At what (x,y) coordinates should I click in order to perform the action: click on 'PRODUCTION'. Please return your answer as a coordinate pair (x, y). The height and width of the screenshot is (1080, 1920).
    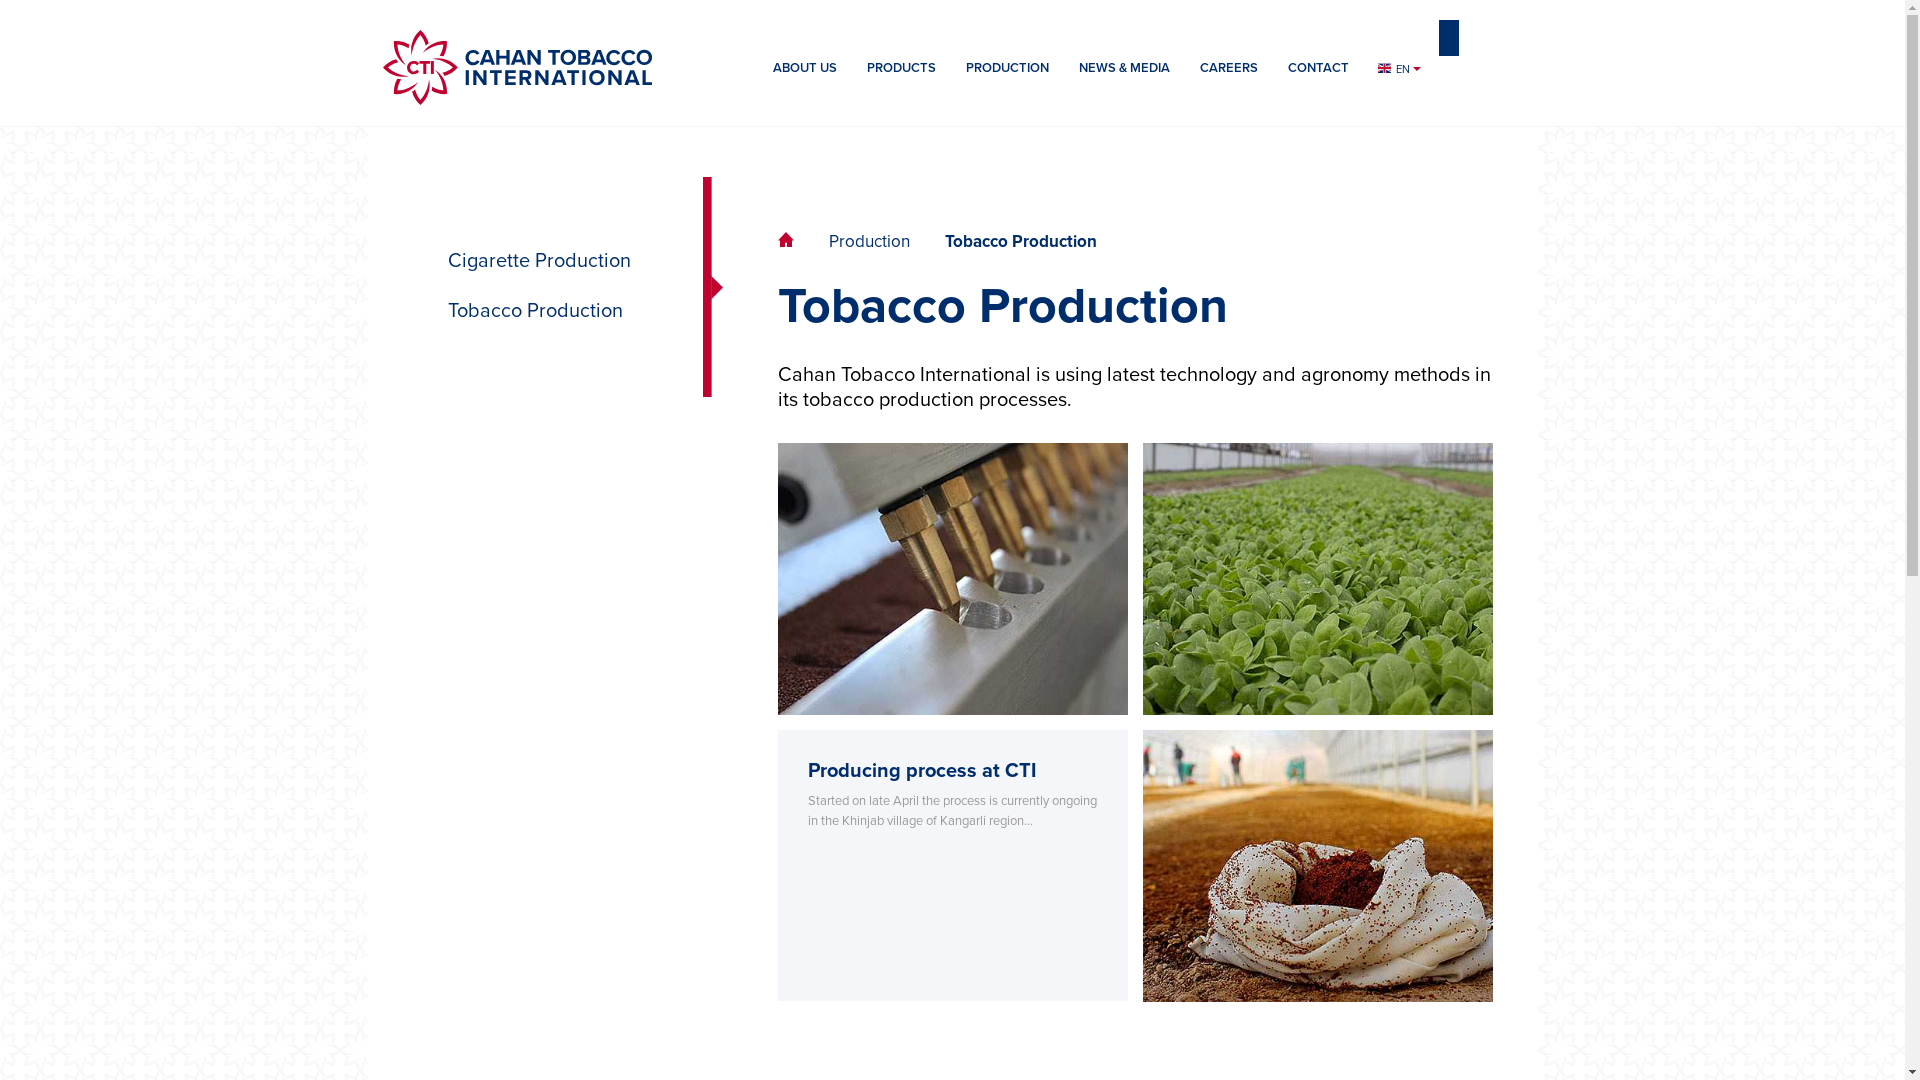
    Looking at the image, I should click on (1006, 76).